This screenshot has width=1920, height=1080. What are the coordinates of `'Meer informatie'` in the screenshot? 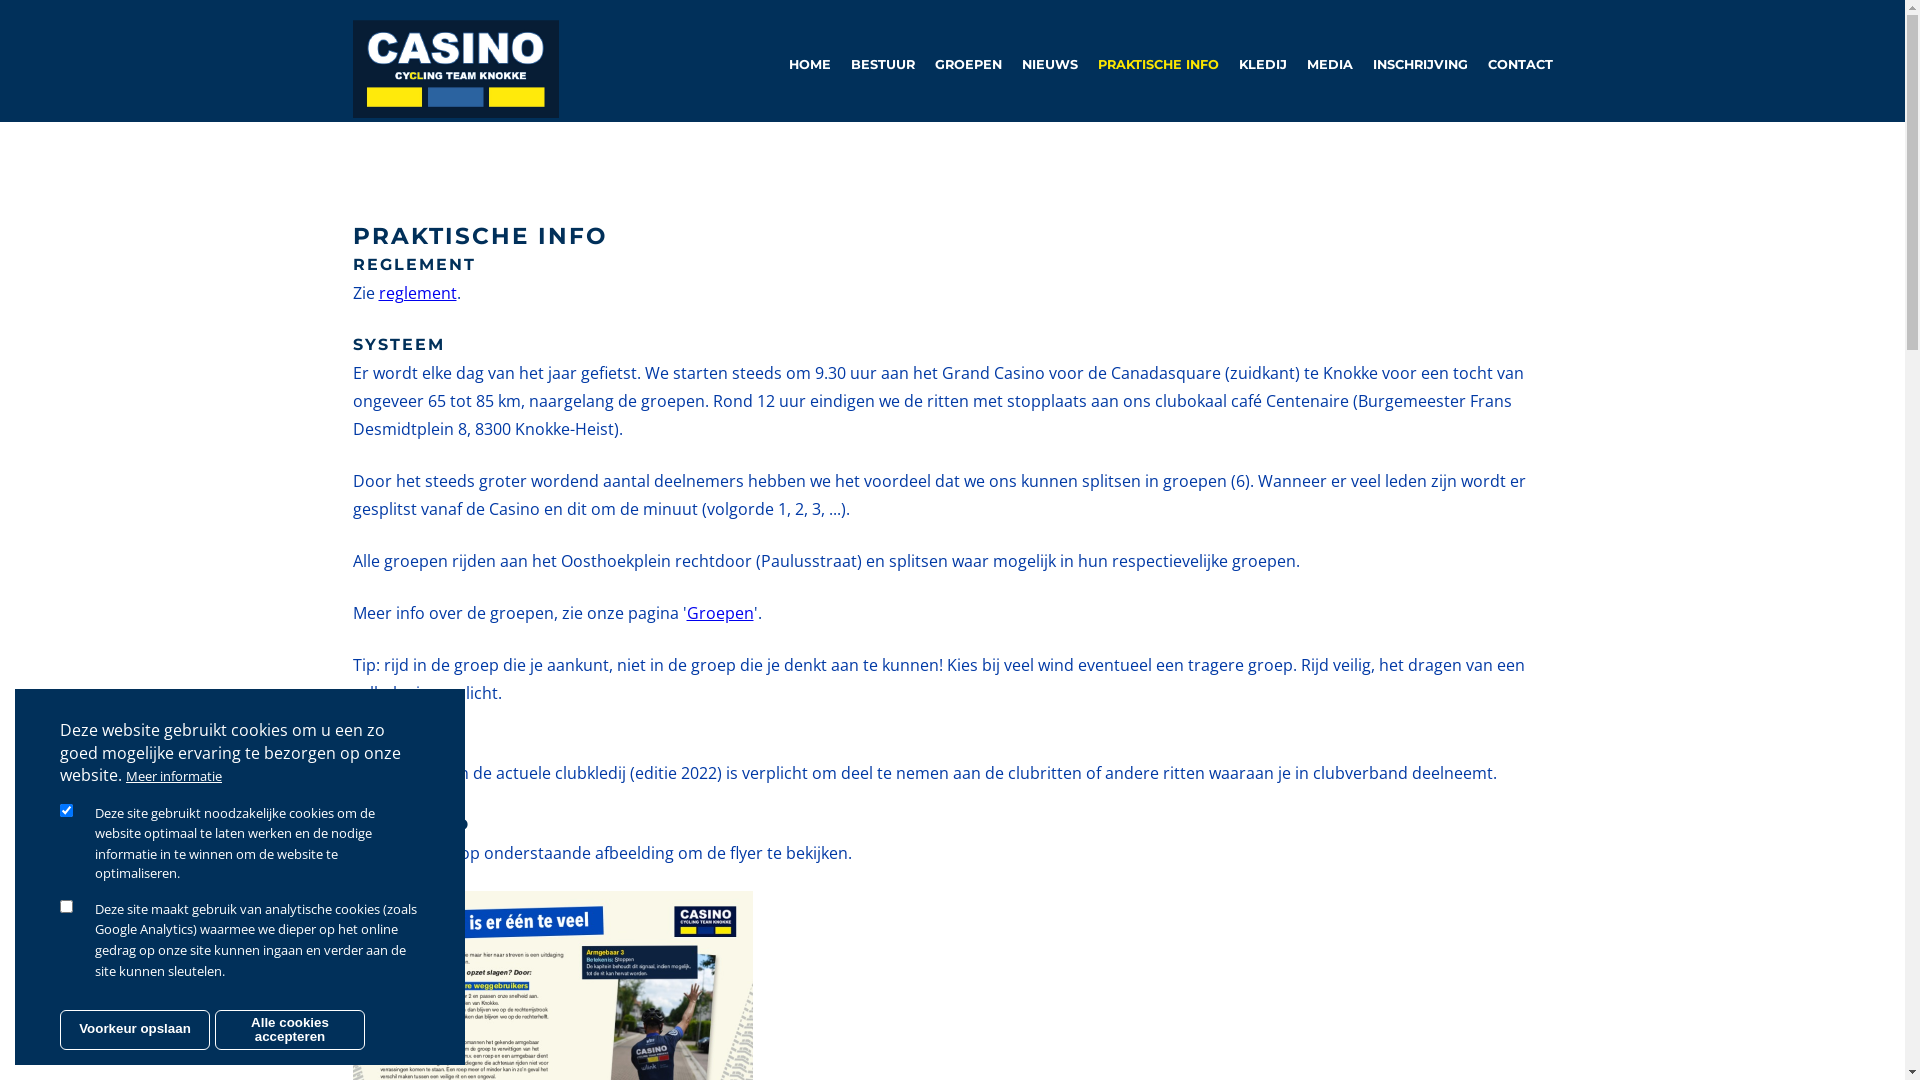 It's located at (173, 774).